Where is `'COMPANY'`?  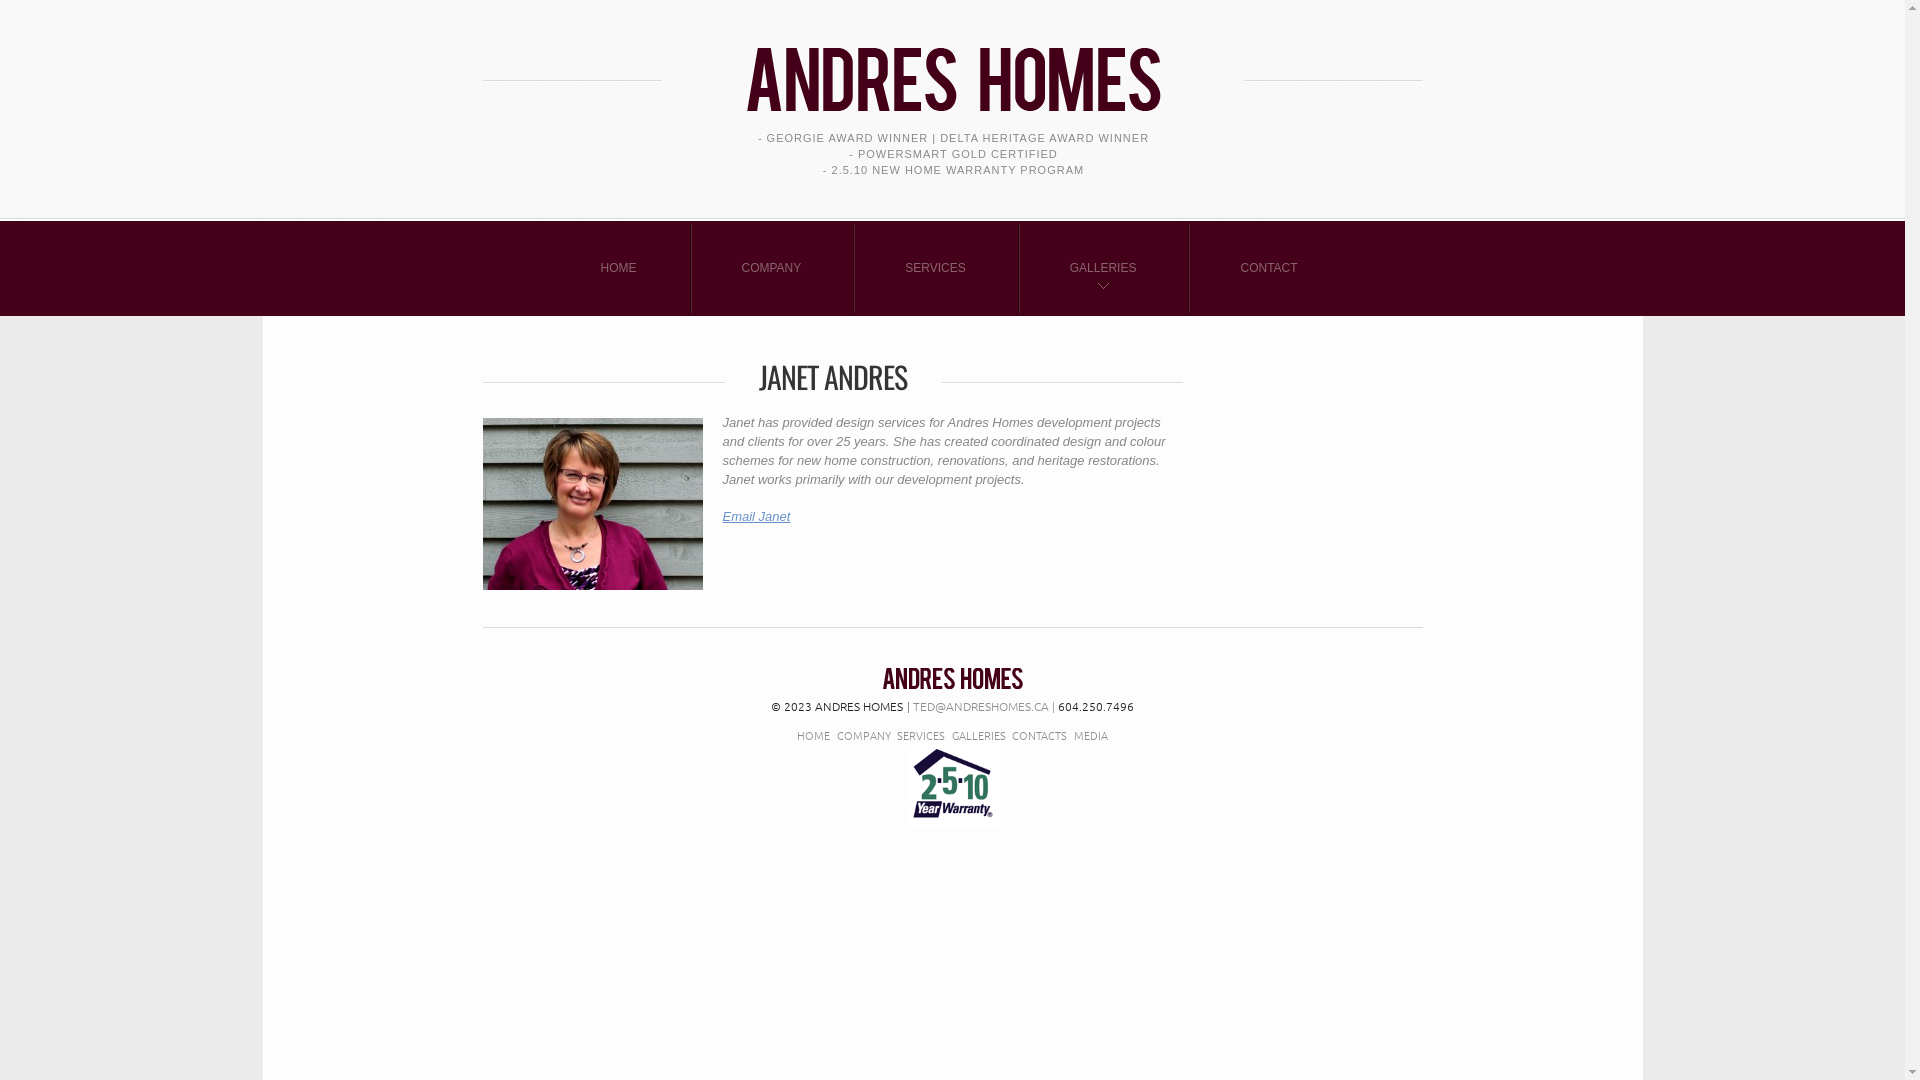 'COMPANY' is located at coordinates (771, 267).